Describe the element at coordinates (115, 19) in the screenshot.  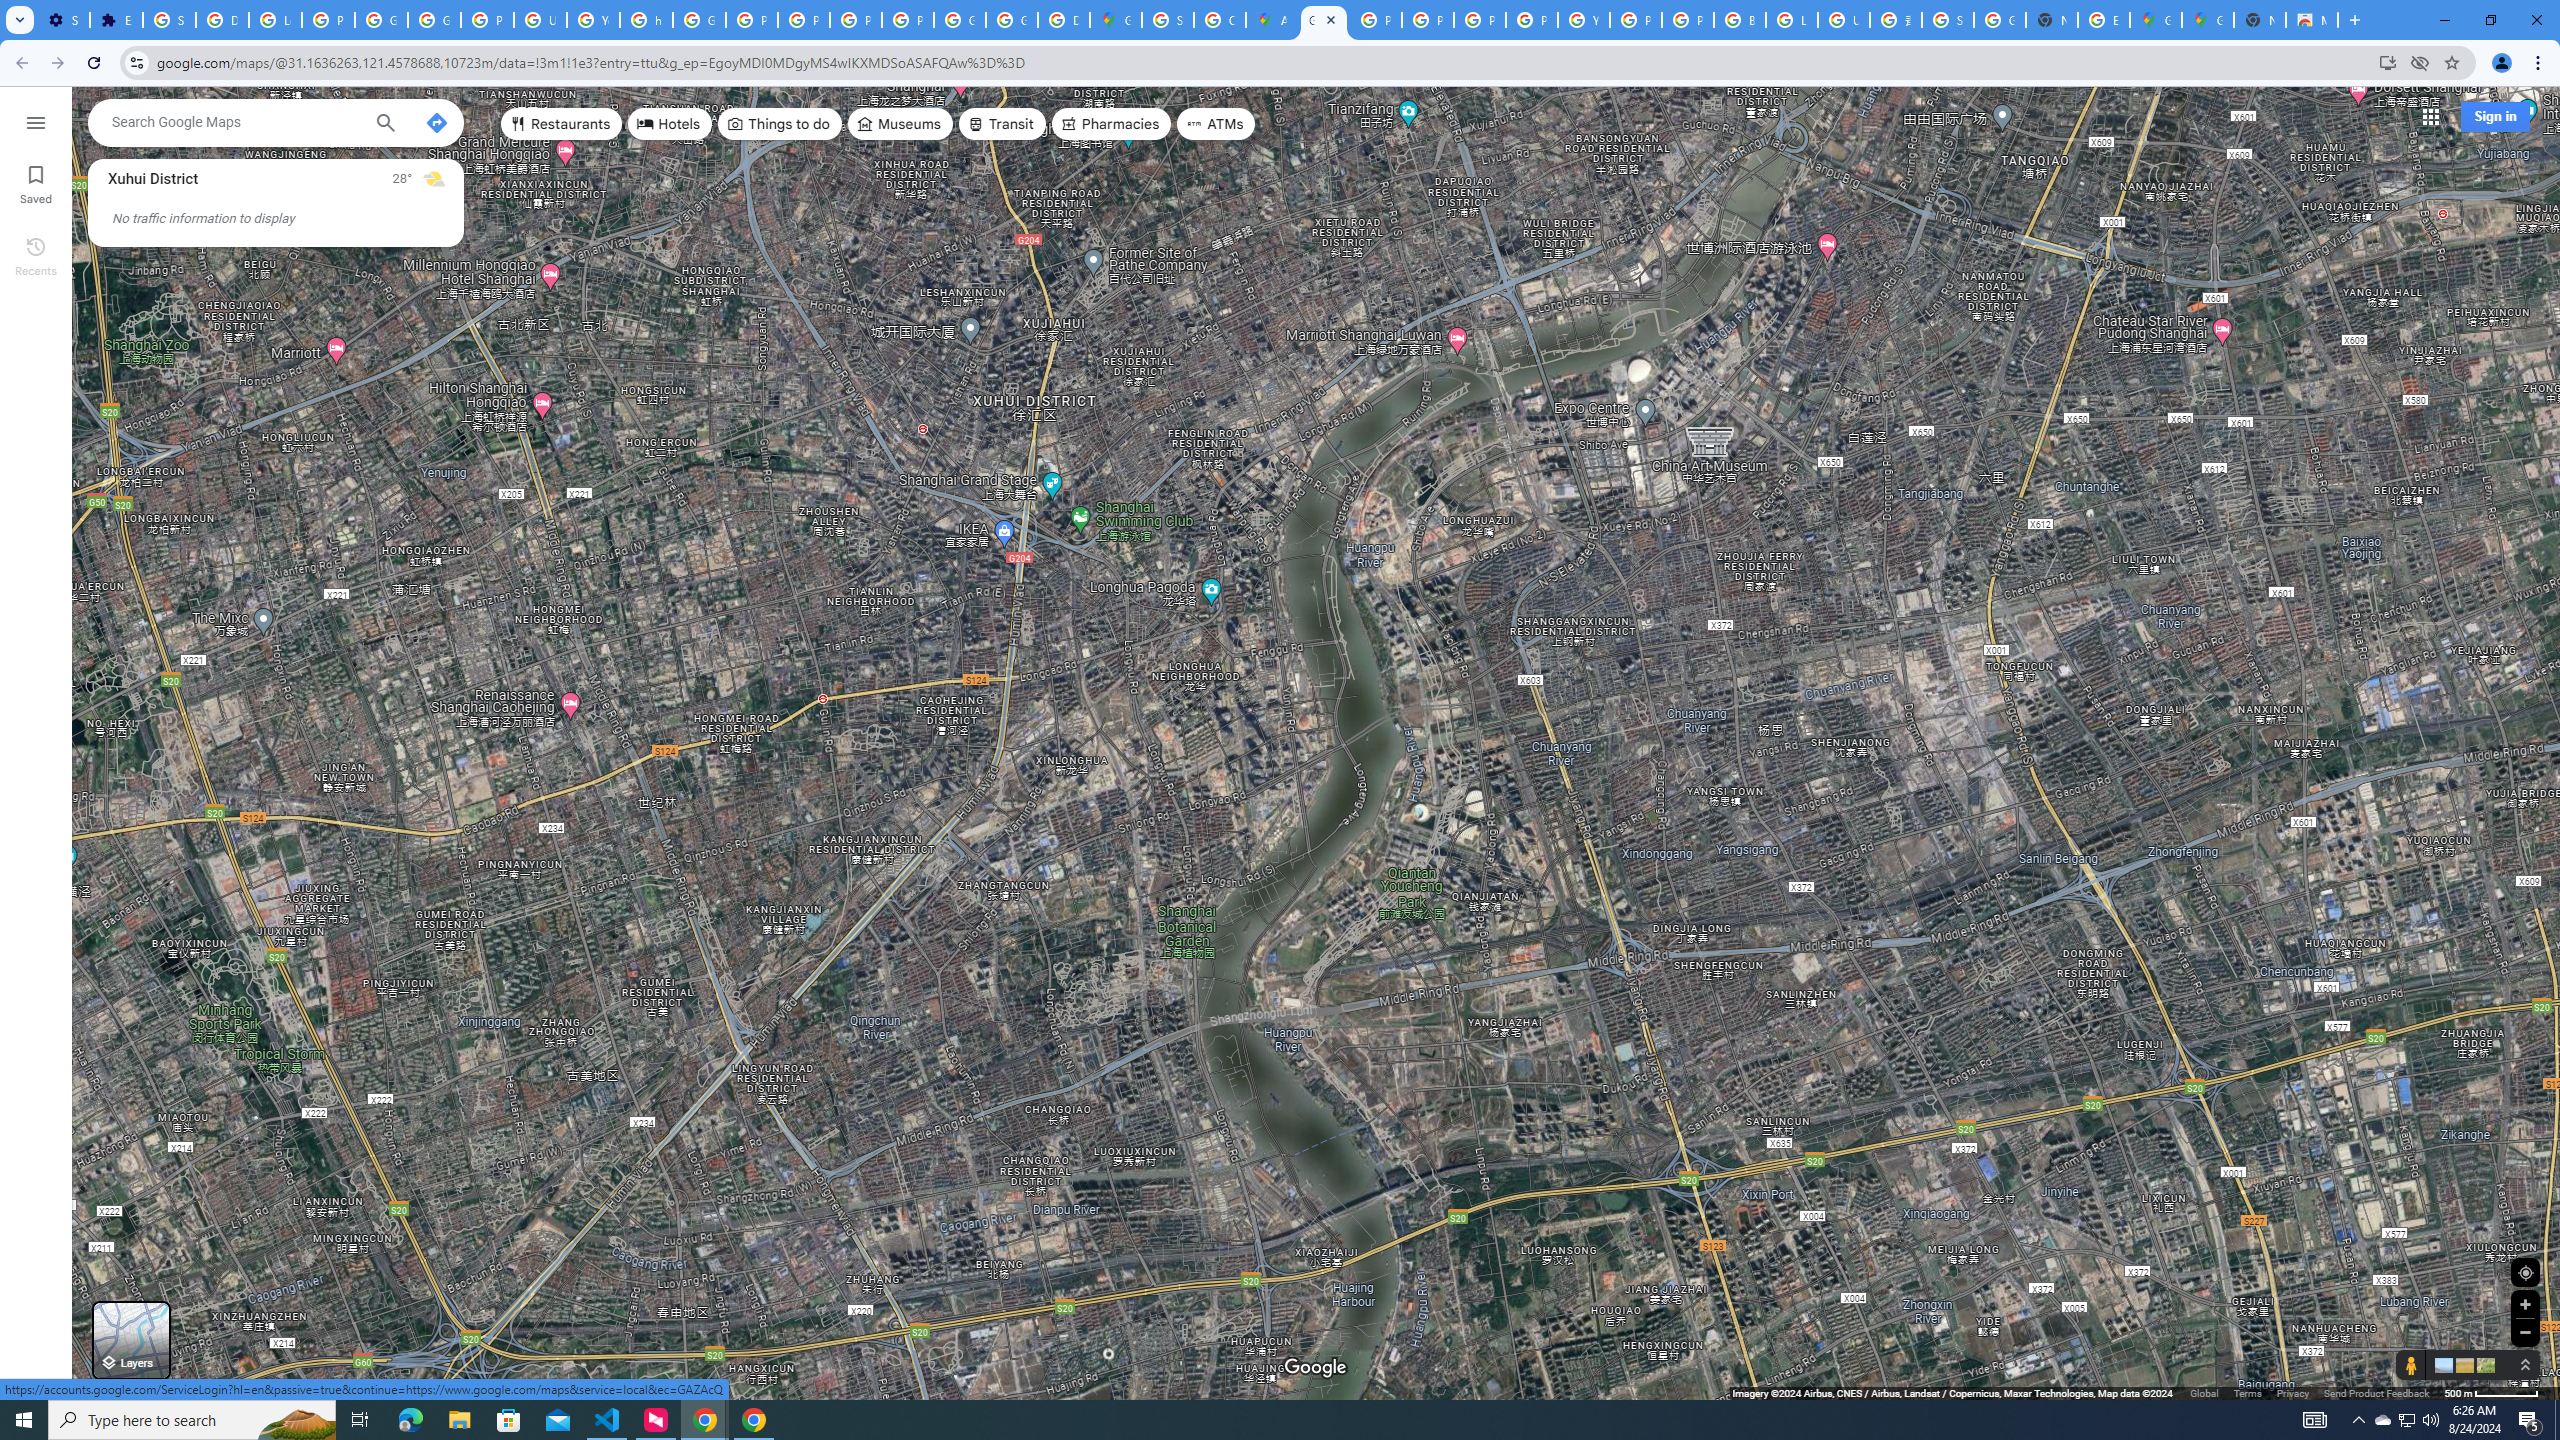
I see `'Extensions'` at that location.